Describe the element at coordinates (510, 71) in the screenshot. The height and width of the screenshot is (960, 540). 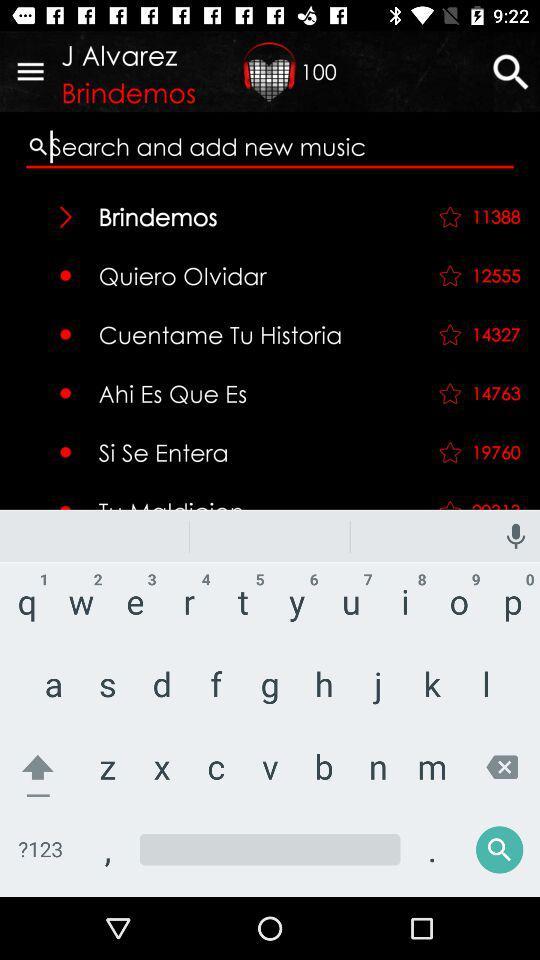
I see `the search icon` at that location.